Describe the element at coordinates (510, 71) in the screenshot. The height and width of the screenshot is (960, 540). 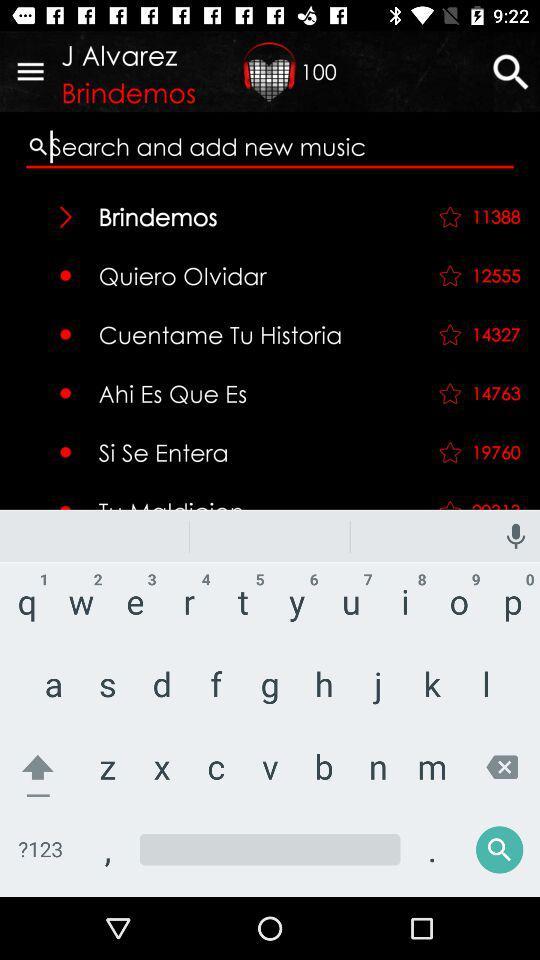
I see `the search icon` at that location.